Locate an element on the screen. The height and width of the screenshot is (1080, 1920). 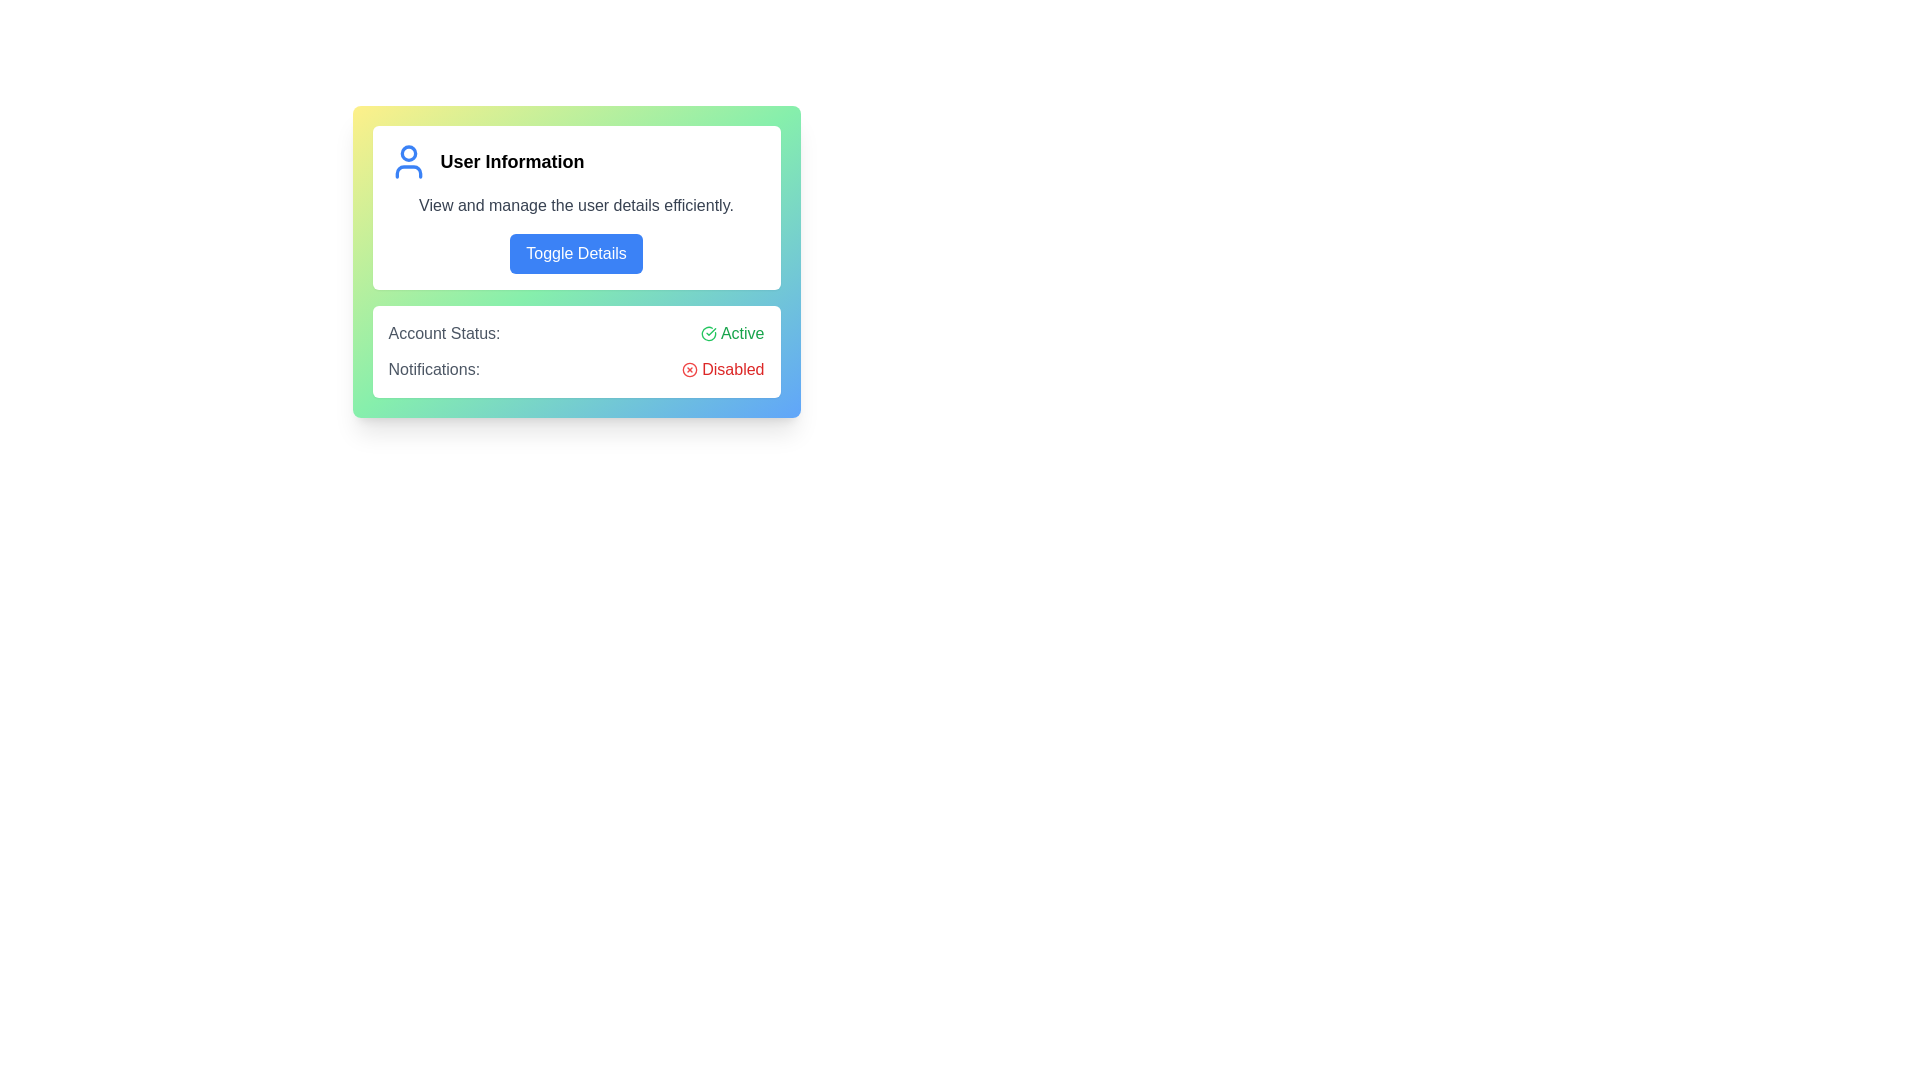
the 'Active' status indicator icon located to the right of the 'Account Status' label is located at coordinates (708, 333).